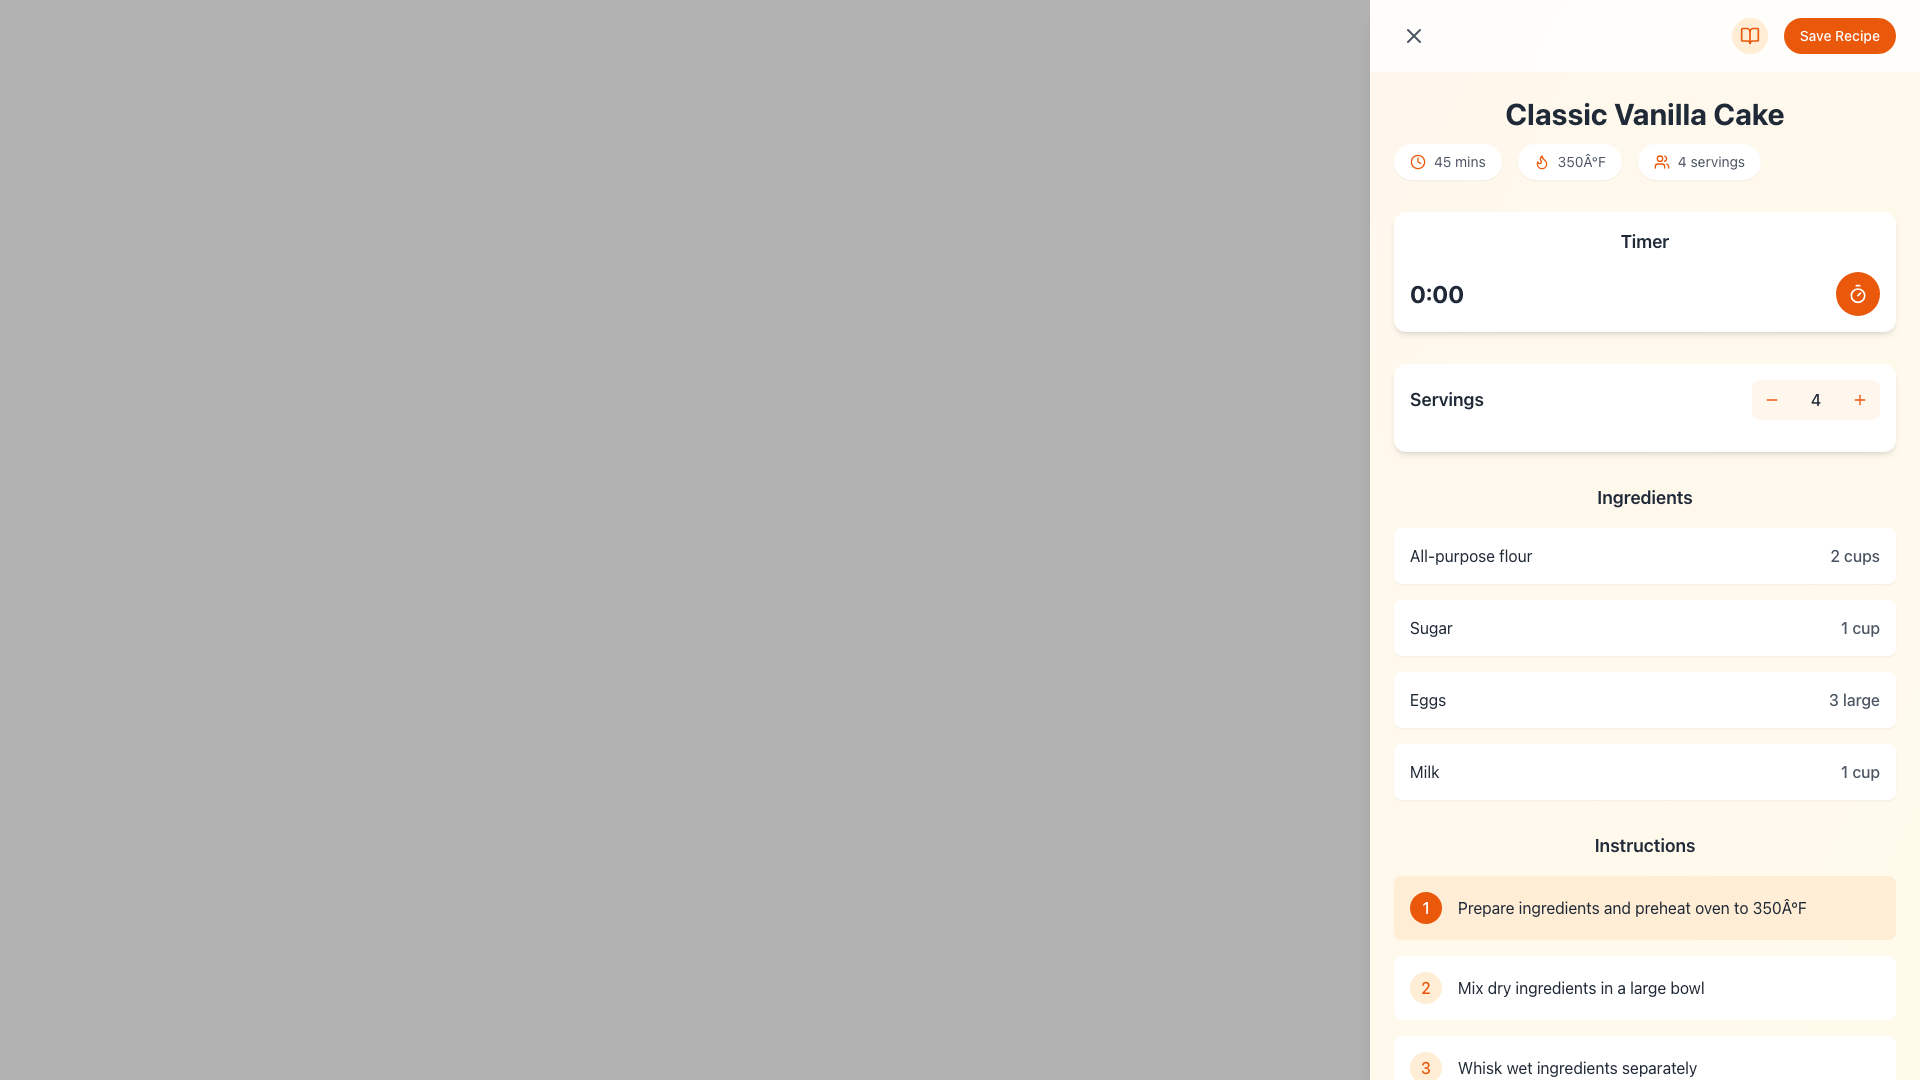  Describe the element at coordinates (1859, 627) in the screenshot. I see `the text label indicating the quantity of 'Sugar' in the 'Ingredients' section, which is the rightmost element in the corresponding row` at that location.